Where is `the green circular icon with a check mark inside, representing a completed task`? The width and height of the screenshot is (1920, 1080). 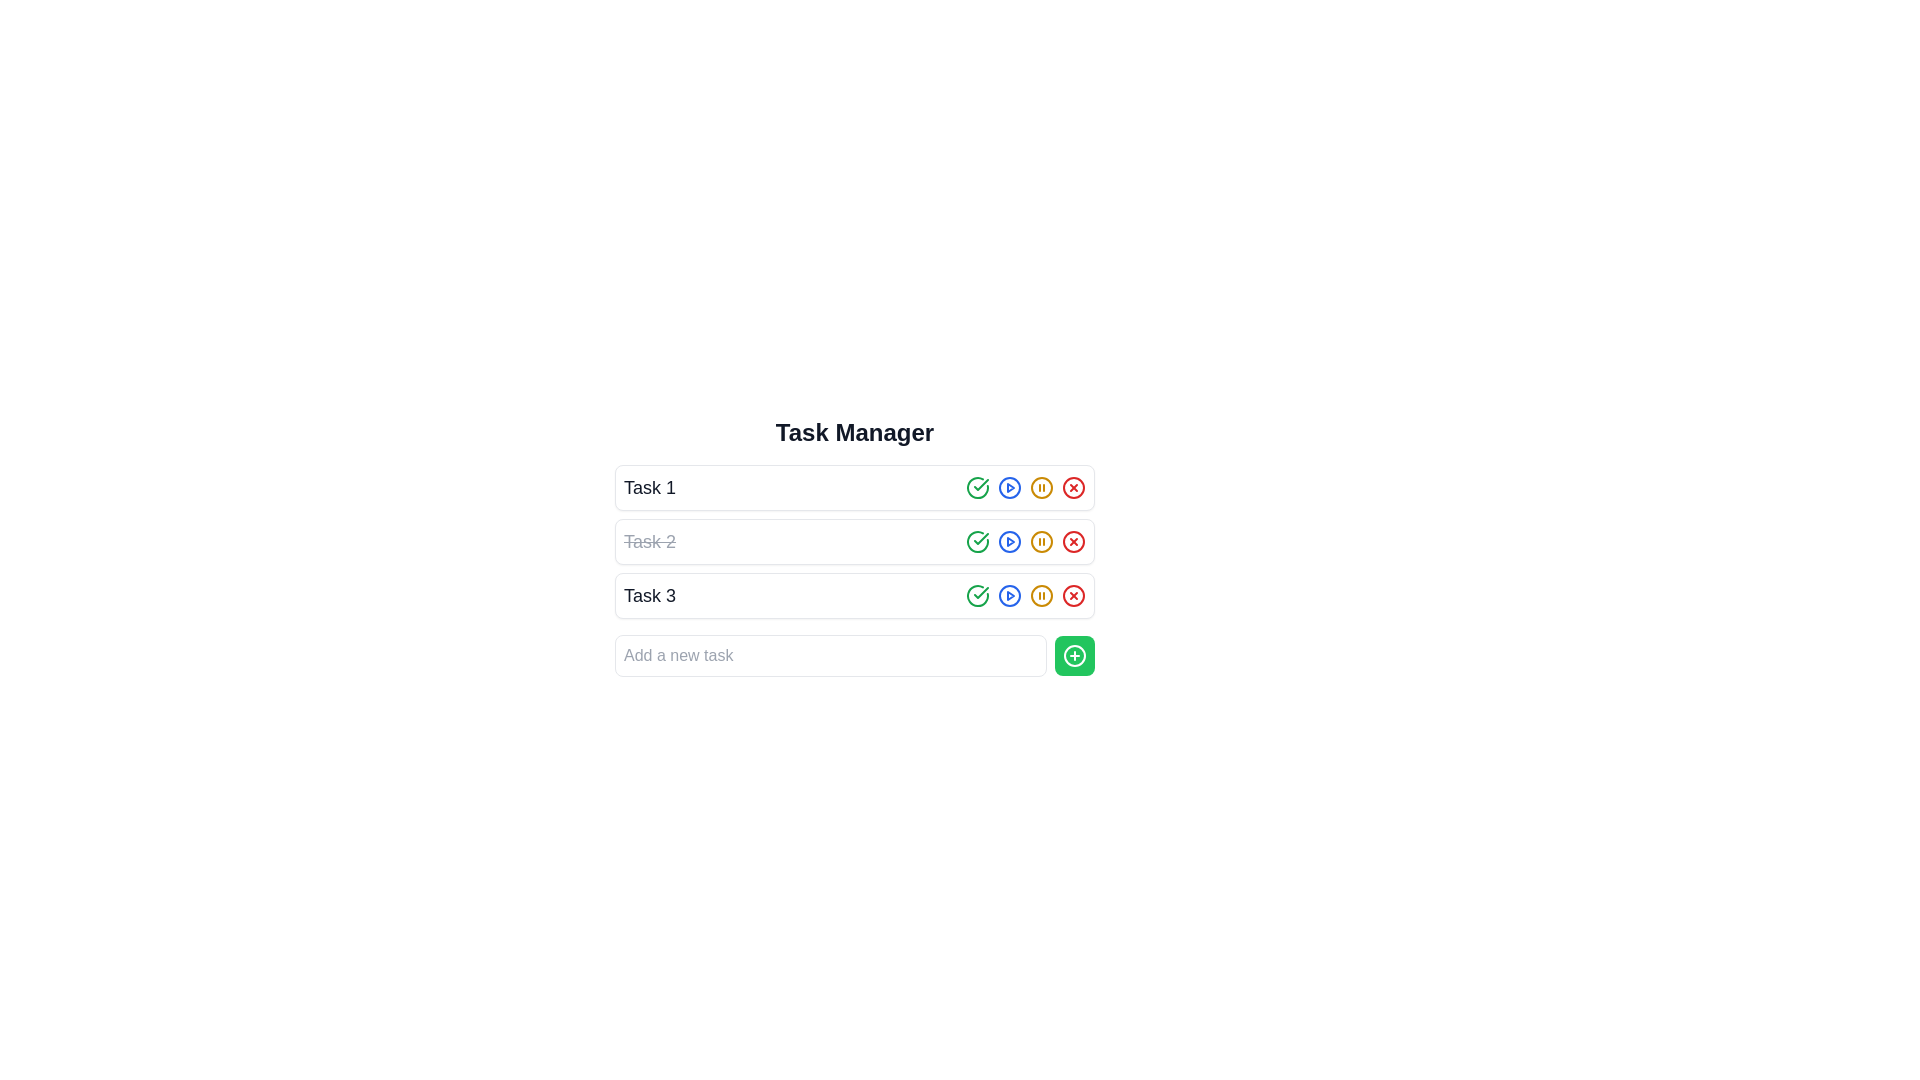
the green circular icon with a check mark inside, representing a completed task is located at coordinates (978, 595).